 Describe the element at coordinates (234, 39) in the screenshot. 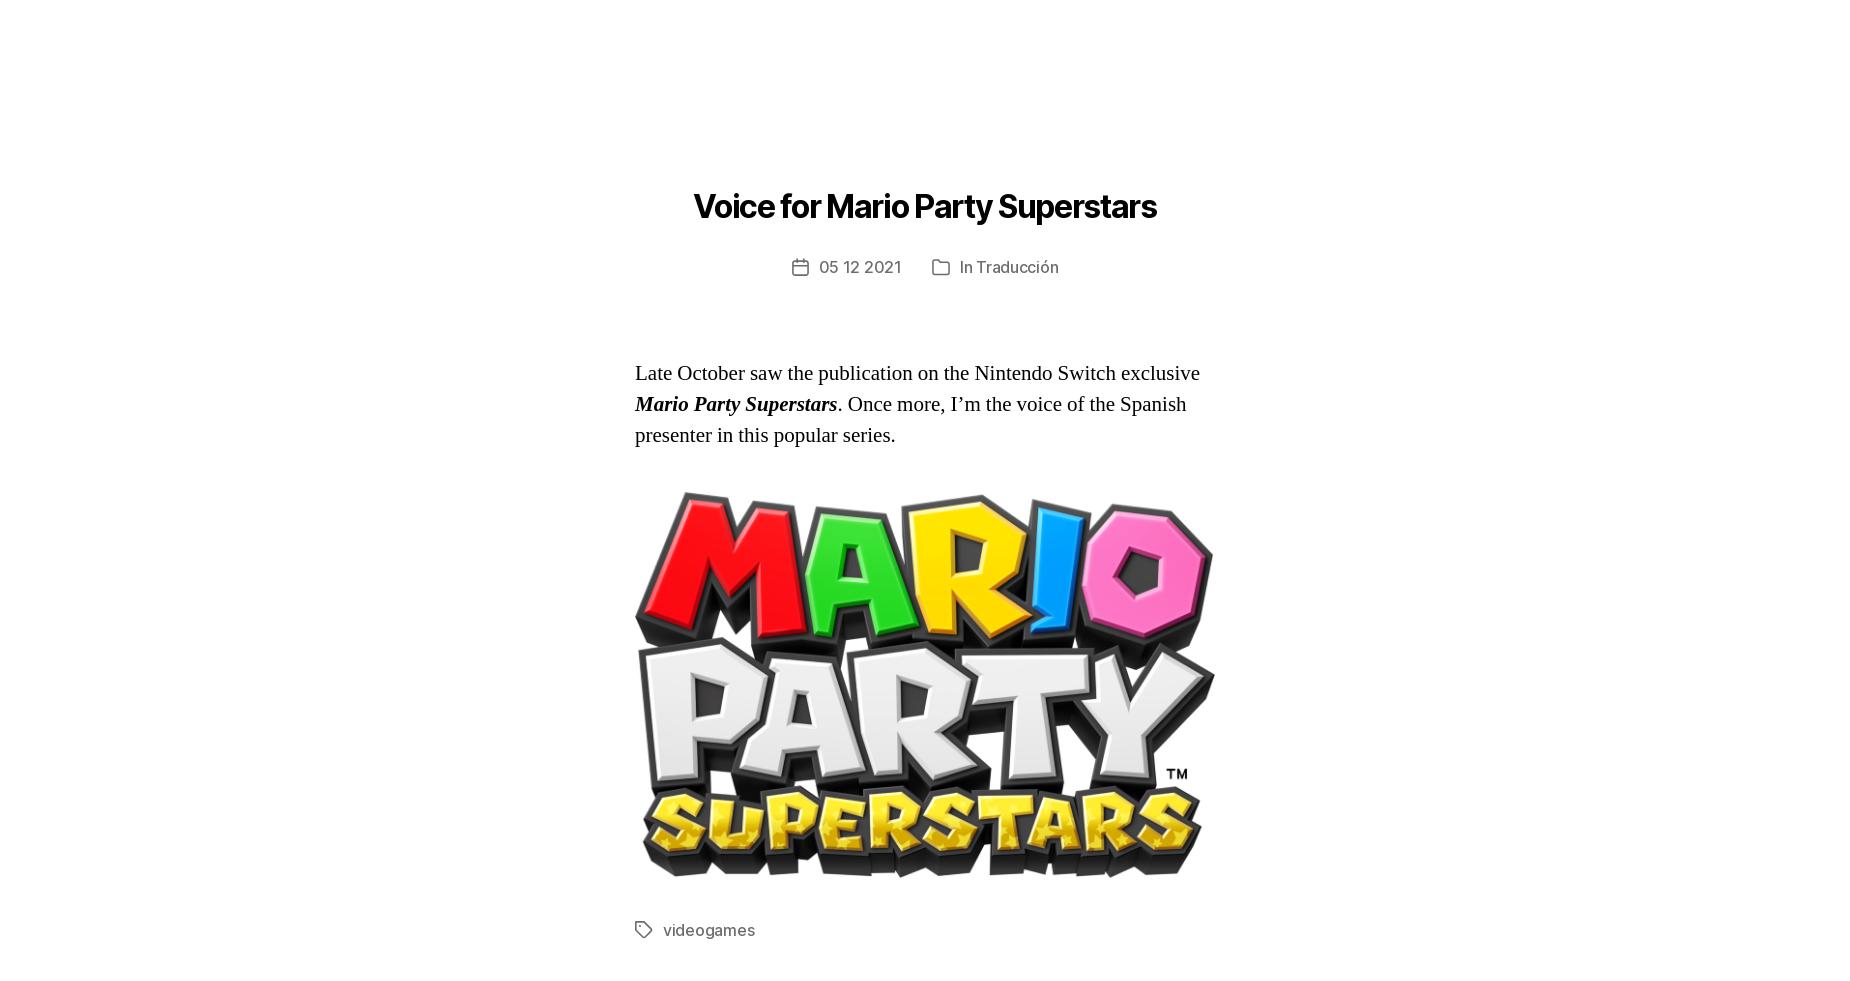

I see `'Álex Hernández-Puertas'` at that location.